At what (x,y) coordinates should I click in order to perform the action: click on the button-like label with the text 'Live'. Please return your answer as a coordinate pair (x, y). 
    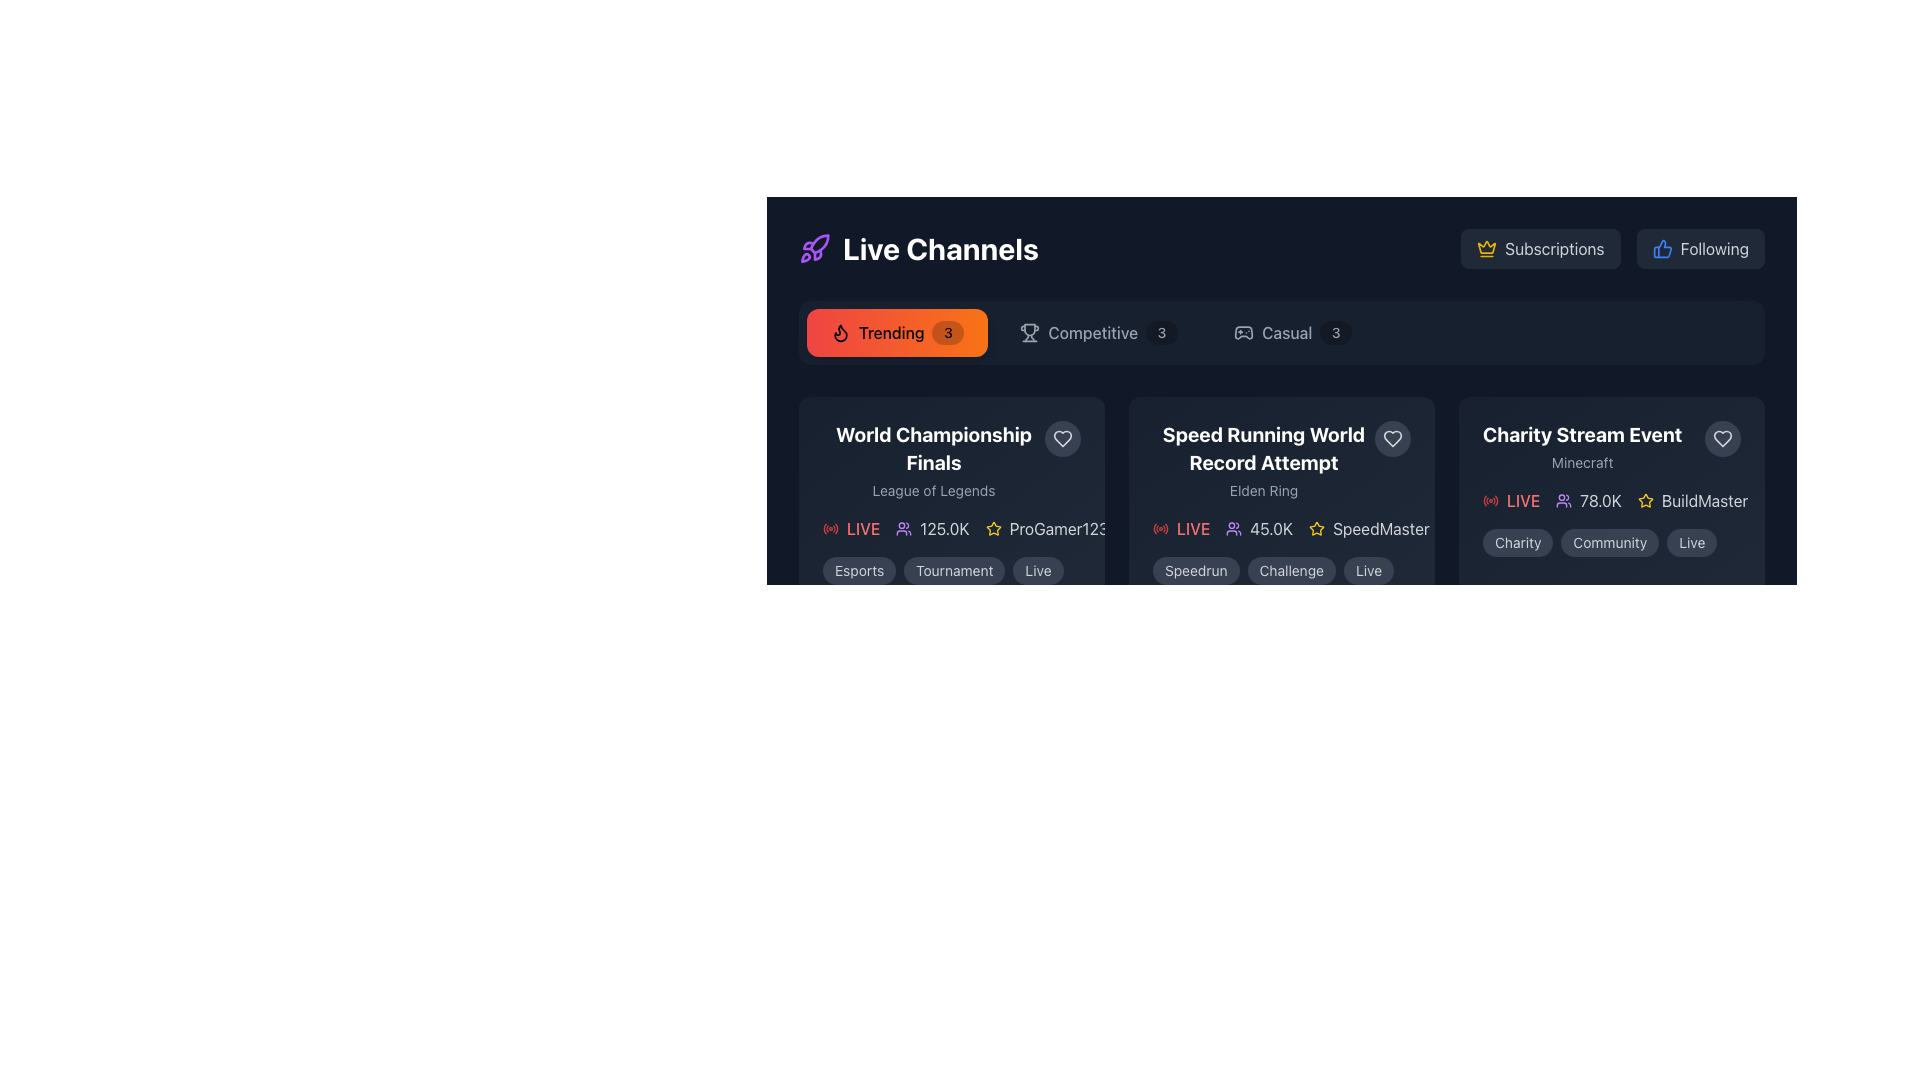
    Looking at the image, I should click on (1038, 570).